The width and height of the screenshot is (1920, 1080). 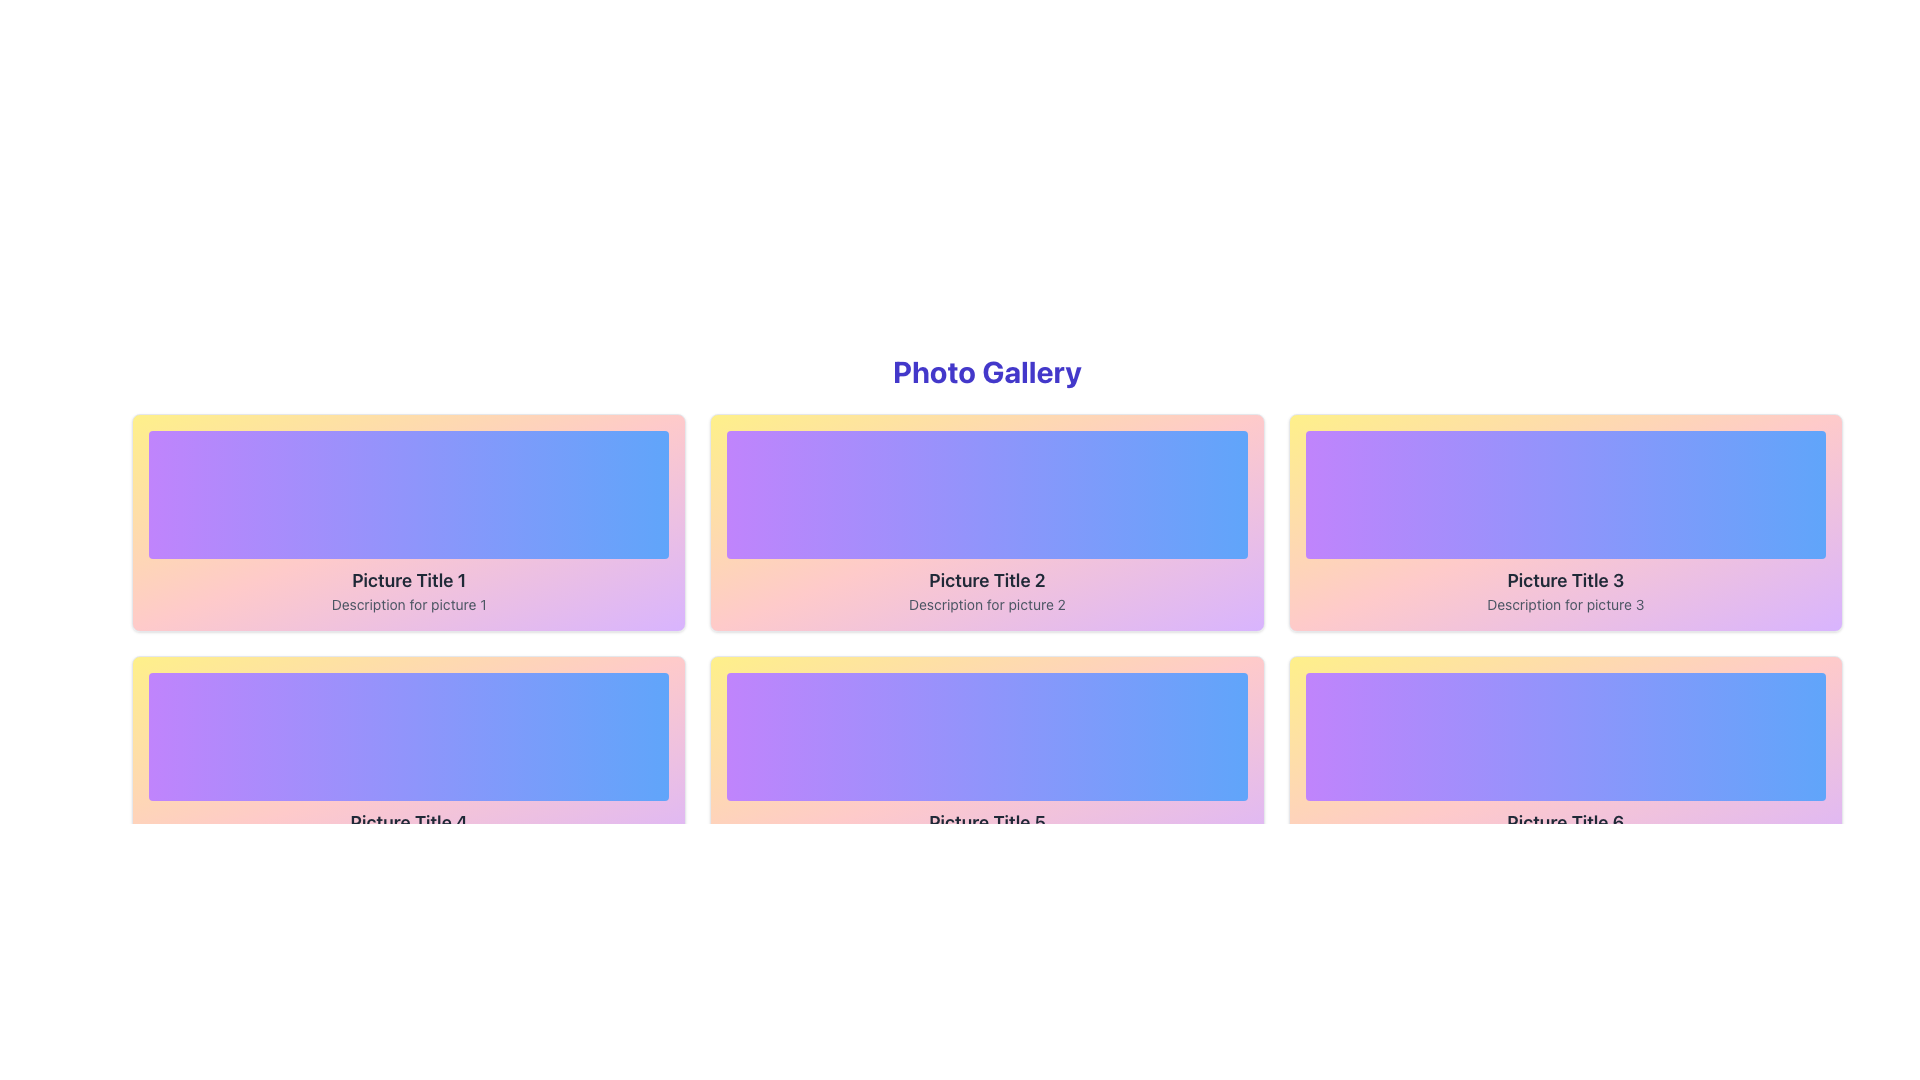 What do you see at coordinates (987, 736) in the screenshot?
I see `the decorative background area or image placeholder located in the middle row, second from the left in a three-column grid layout, which serves as a backdrop for an image above 'Picture Title 5' and 'Description for picture 5'` at bounding box center [987, 736].